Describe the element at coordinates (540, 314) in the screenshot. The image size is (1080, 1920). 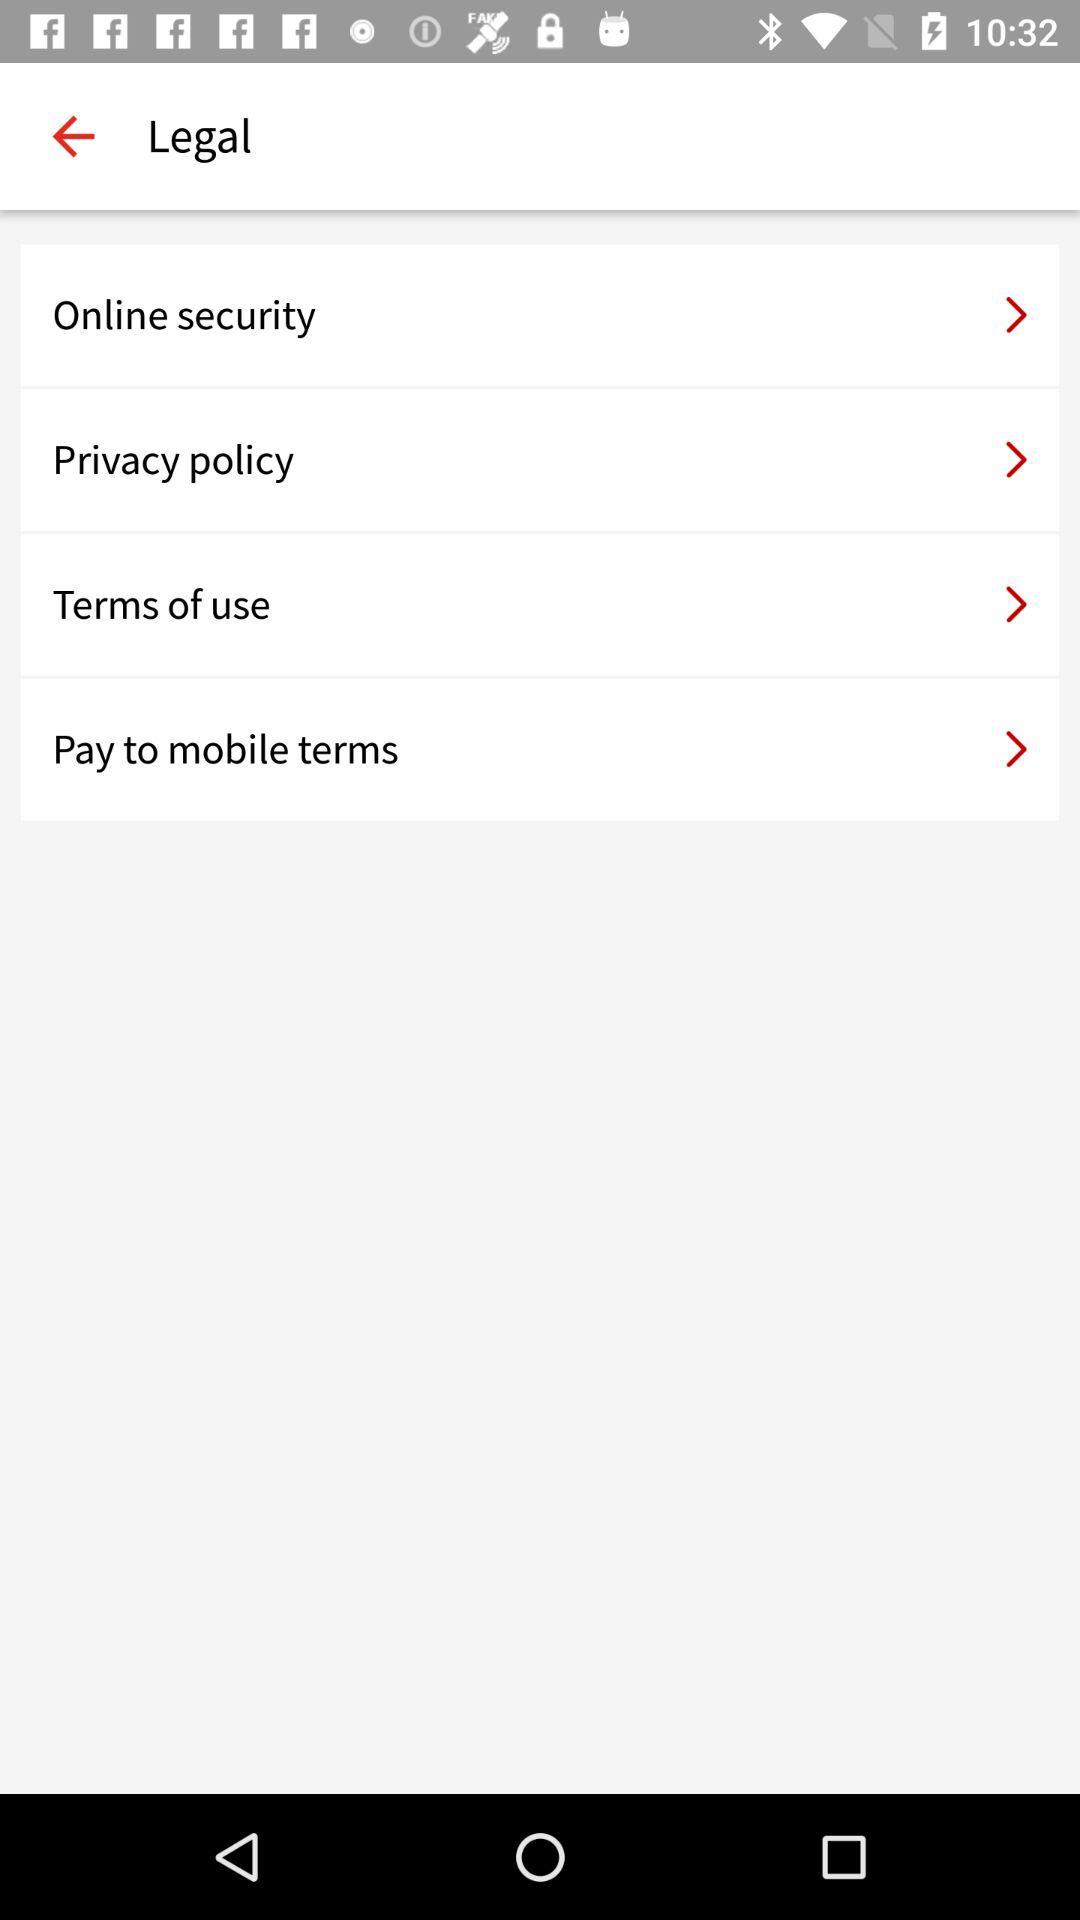
I see `icon above privacy policy` at that location.